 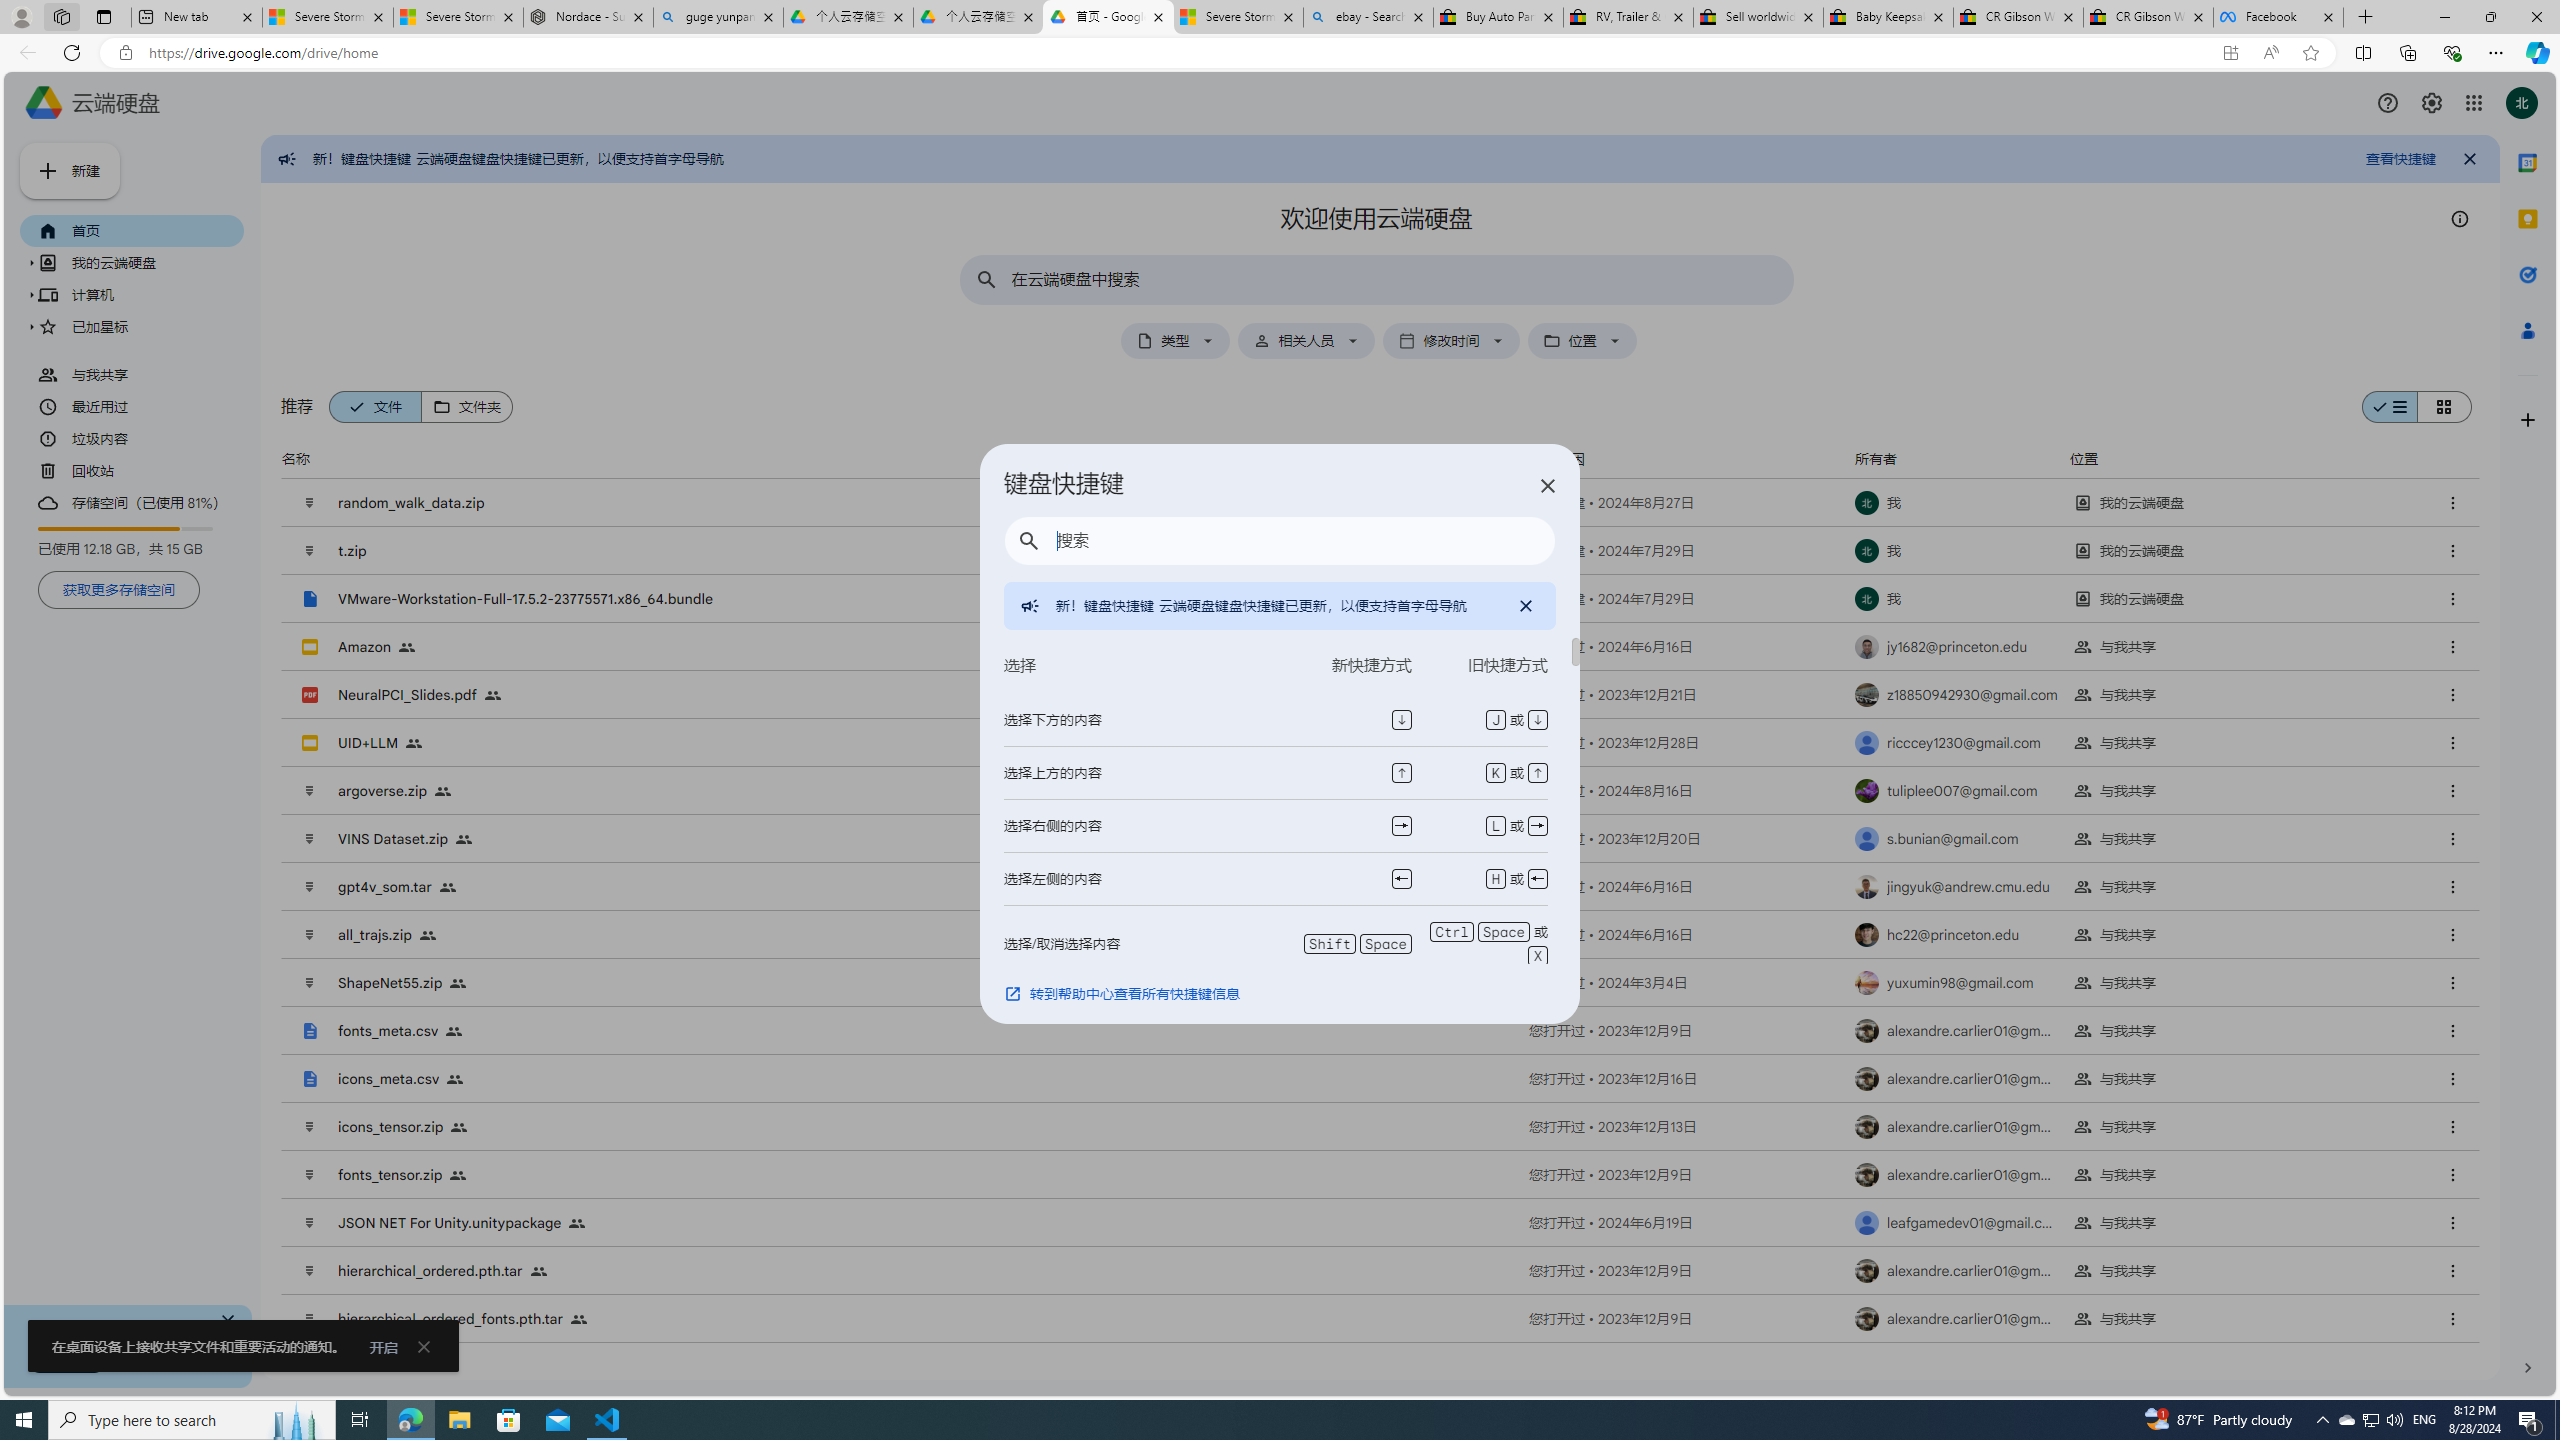 I want to click on 'Sell worldwide with eBay', so click(x=1757, y=16).